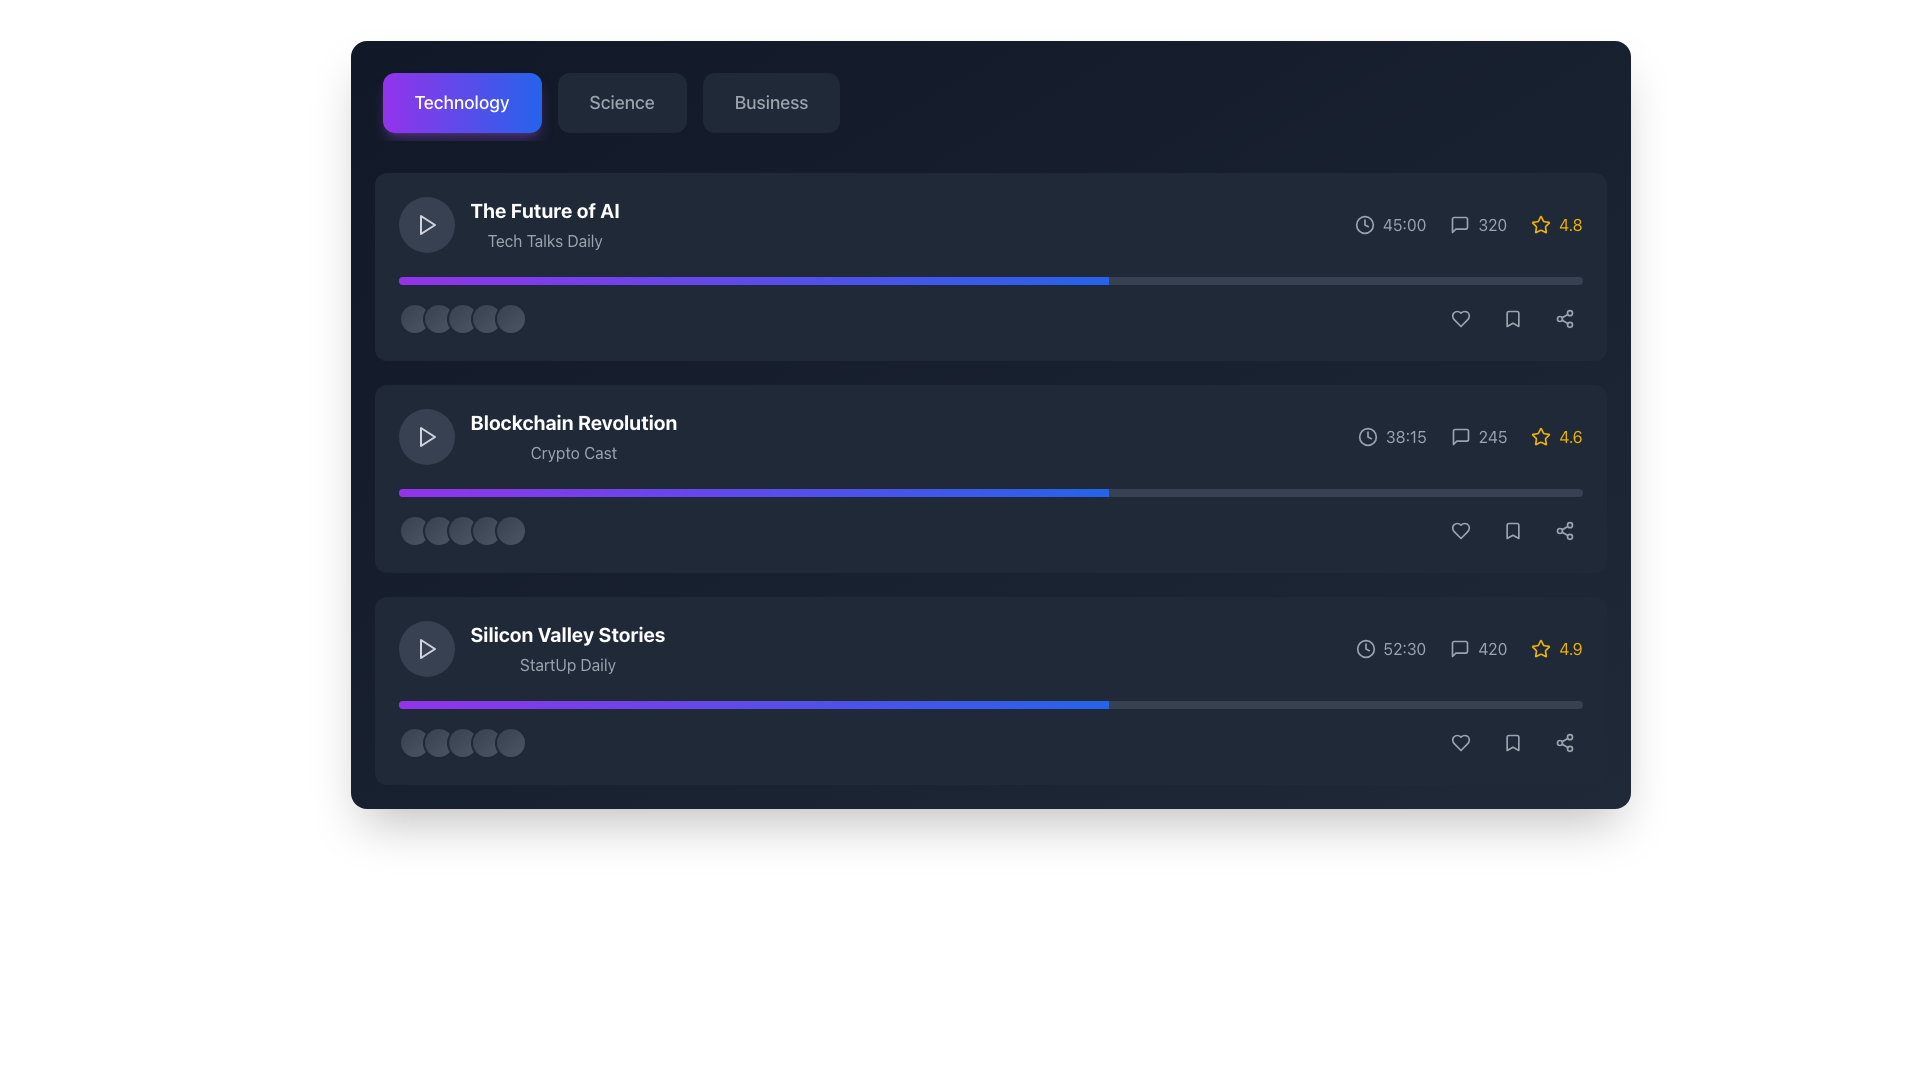 The width and height of the screenshot is (1920, 1080). I want to click on the triangular play icon, which is styled with a simple outline and positioned inside a circular button in the top-left corner of the second media item in a vertical list, so click(425, 435).